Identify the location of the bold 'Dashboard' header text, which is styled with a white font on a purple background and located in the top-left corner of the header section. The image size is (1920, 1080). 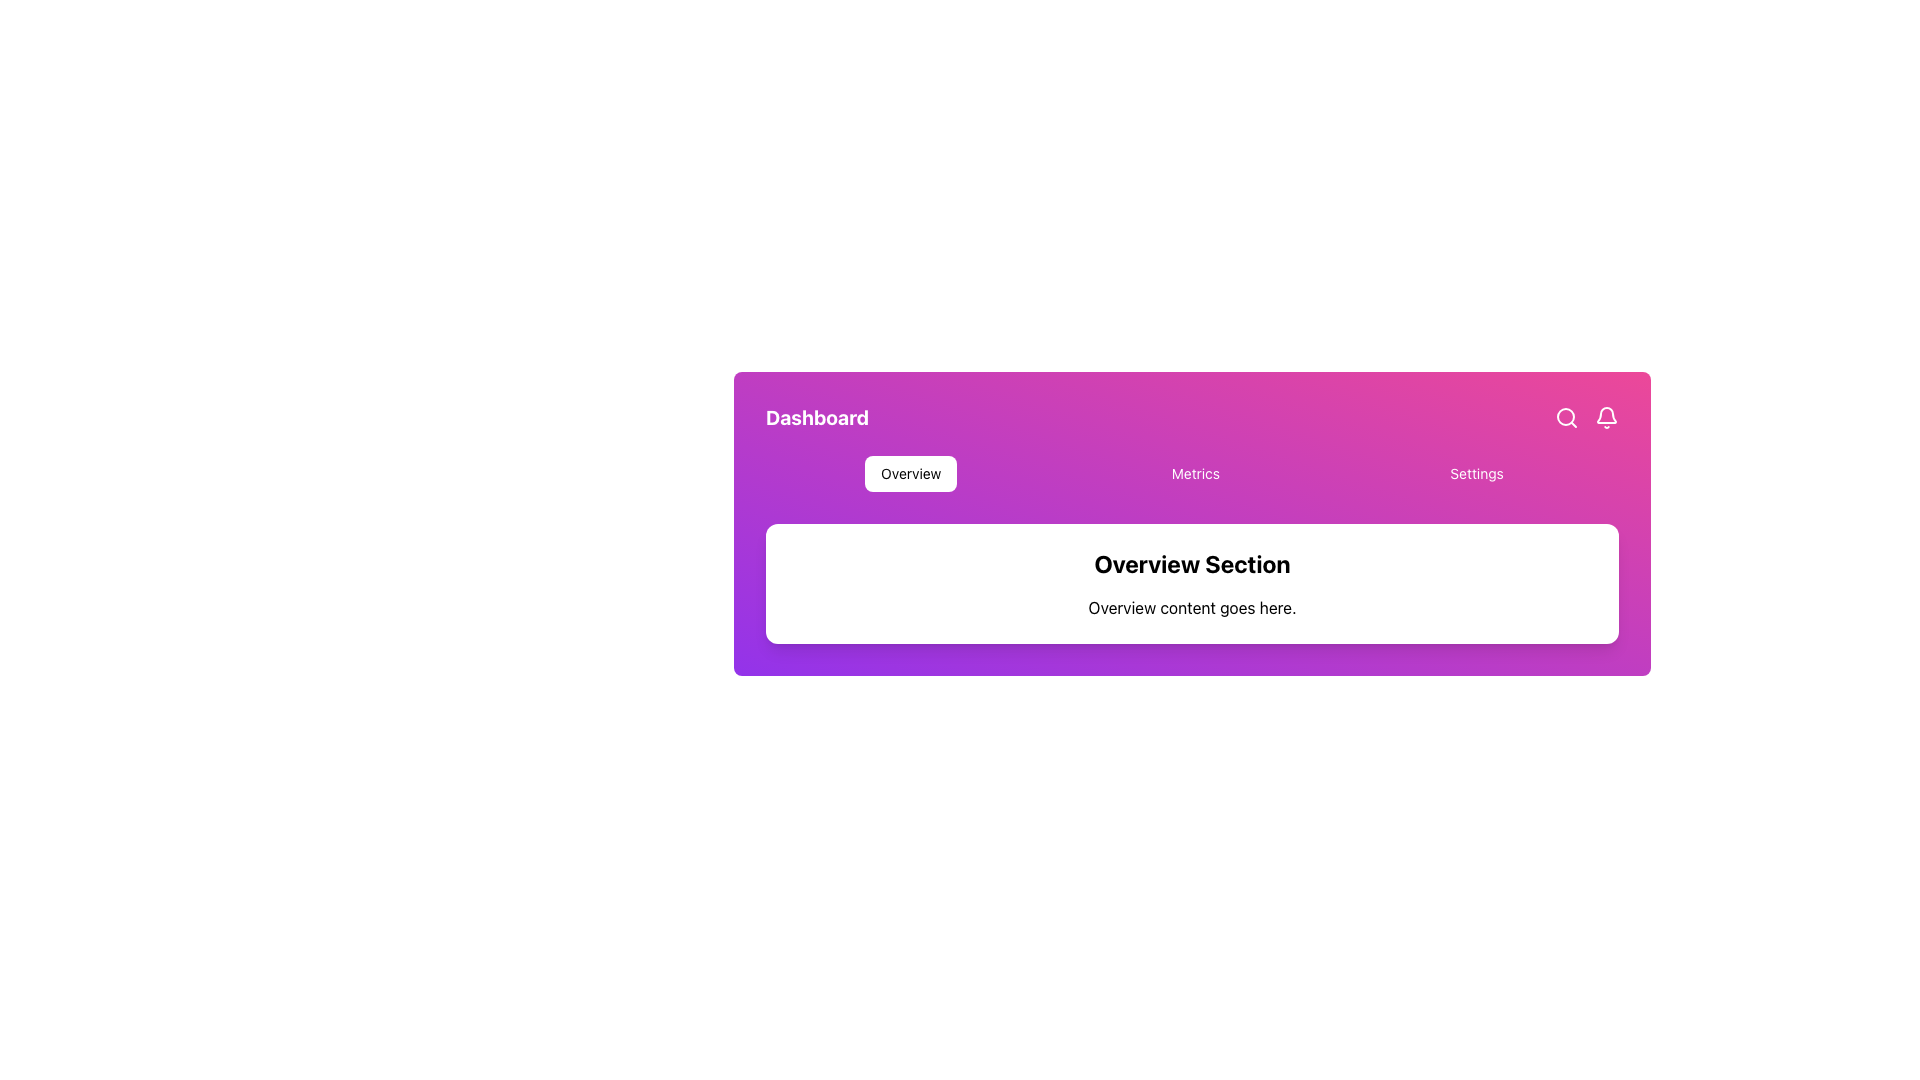
(817, 416).